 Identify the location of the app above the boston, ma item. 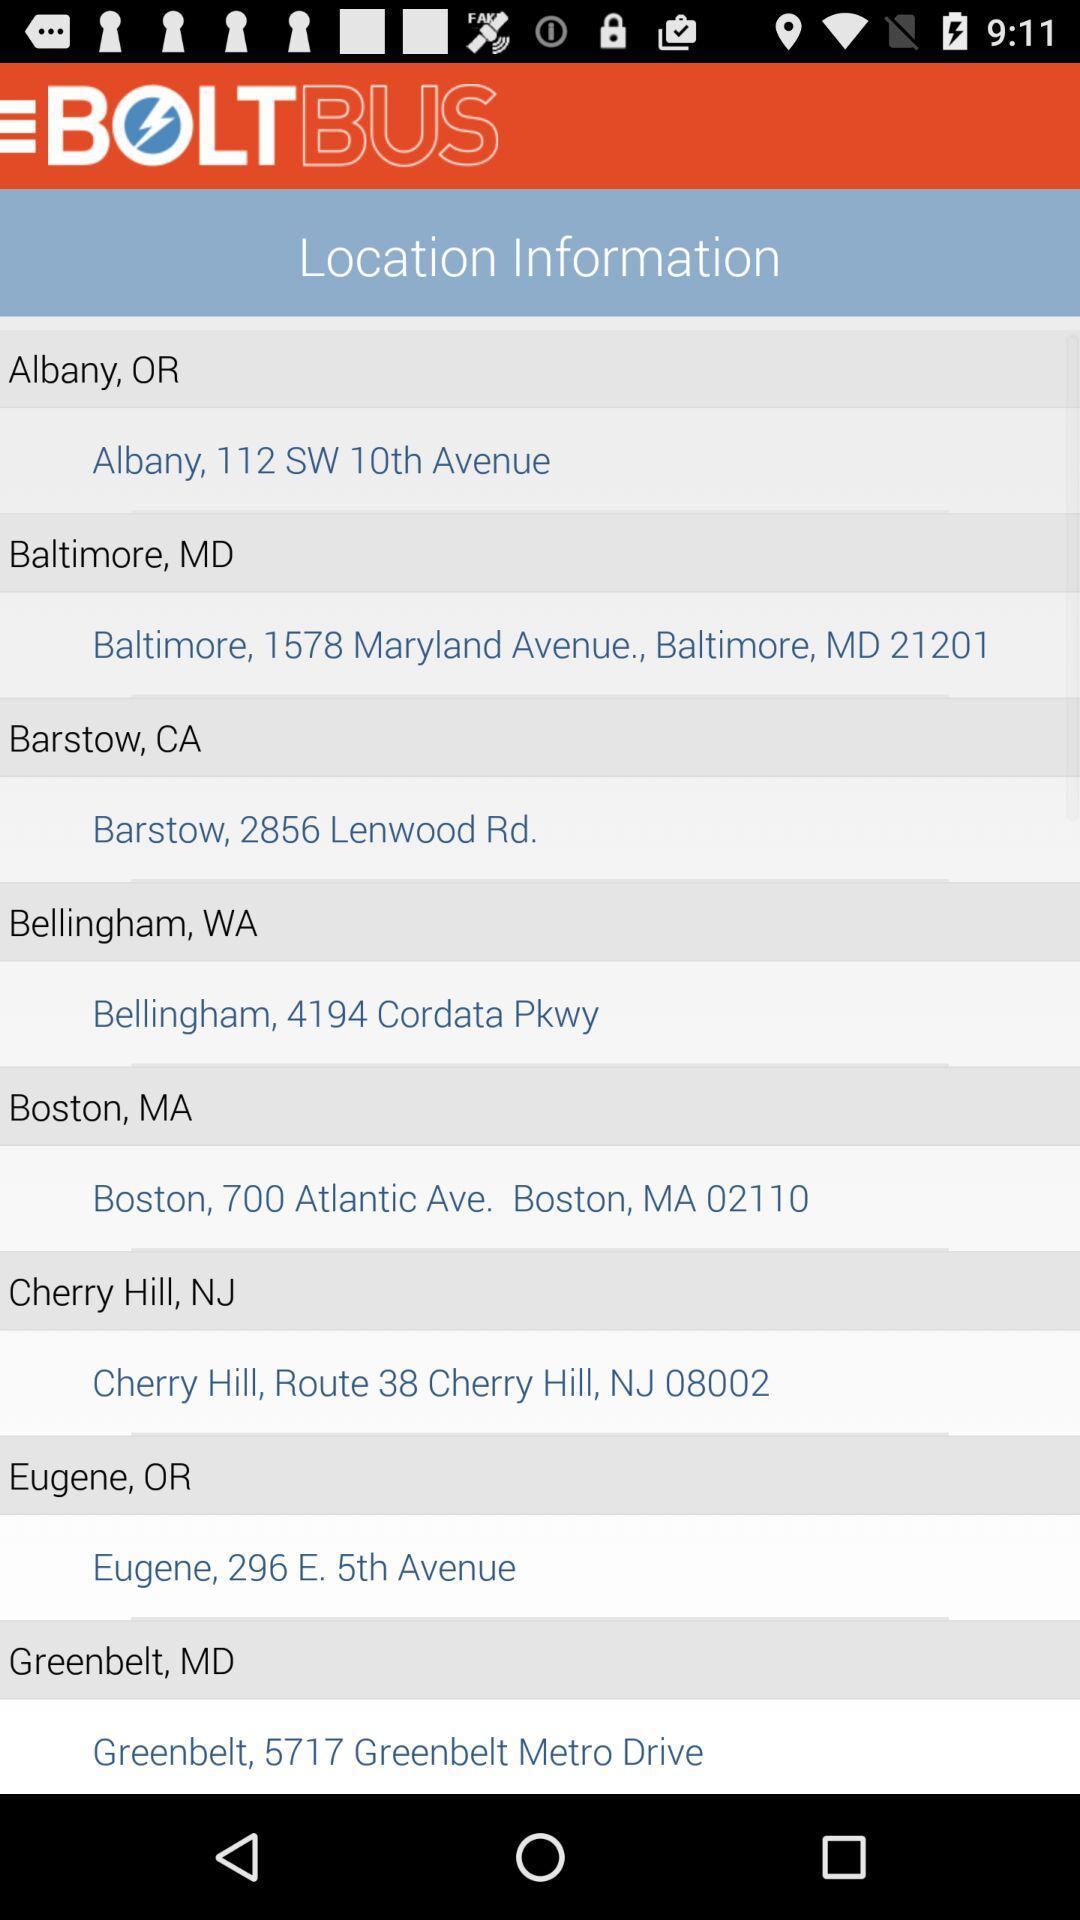
(540, 1064).